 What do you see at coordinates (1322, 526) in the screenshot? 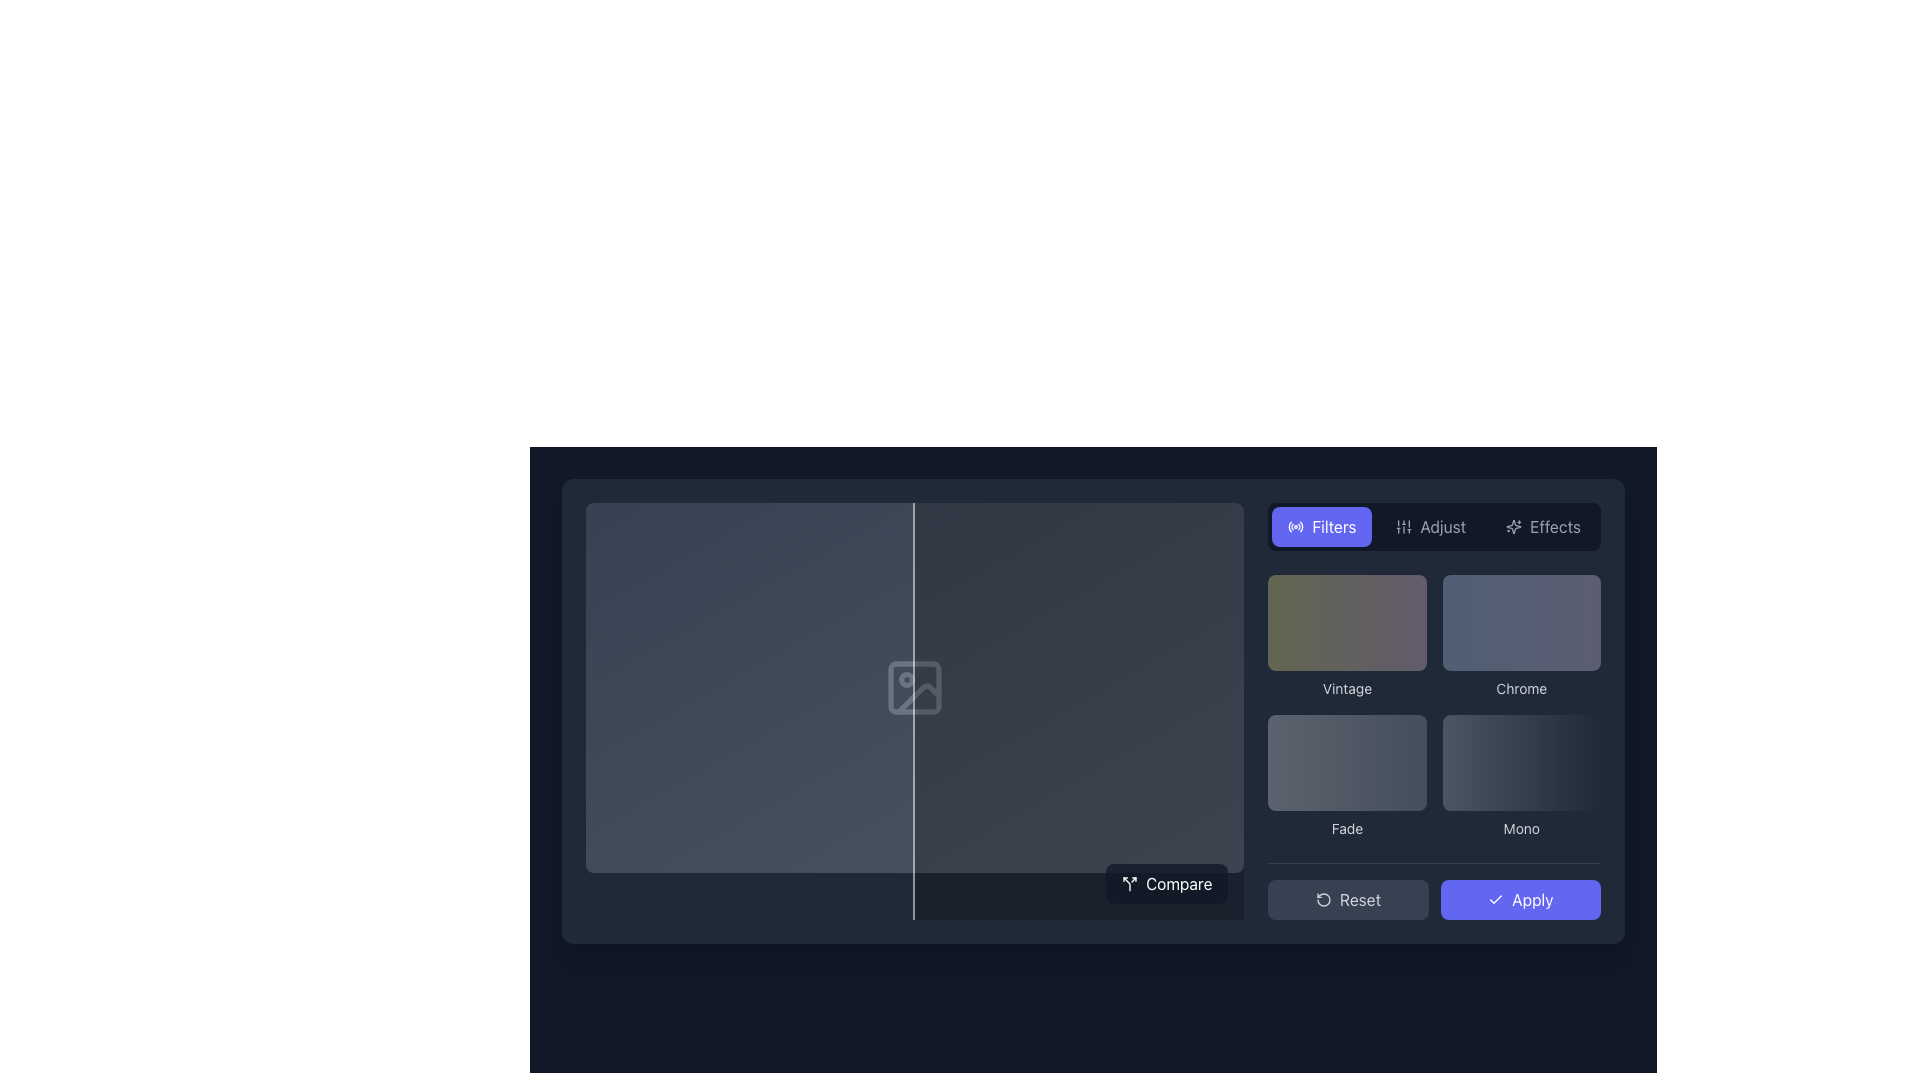
I see `the filter button located in the top-right corner of the interface` at bounding box center [1322, 526].